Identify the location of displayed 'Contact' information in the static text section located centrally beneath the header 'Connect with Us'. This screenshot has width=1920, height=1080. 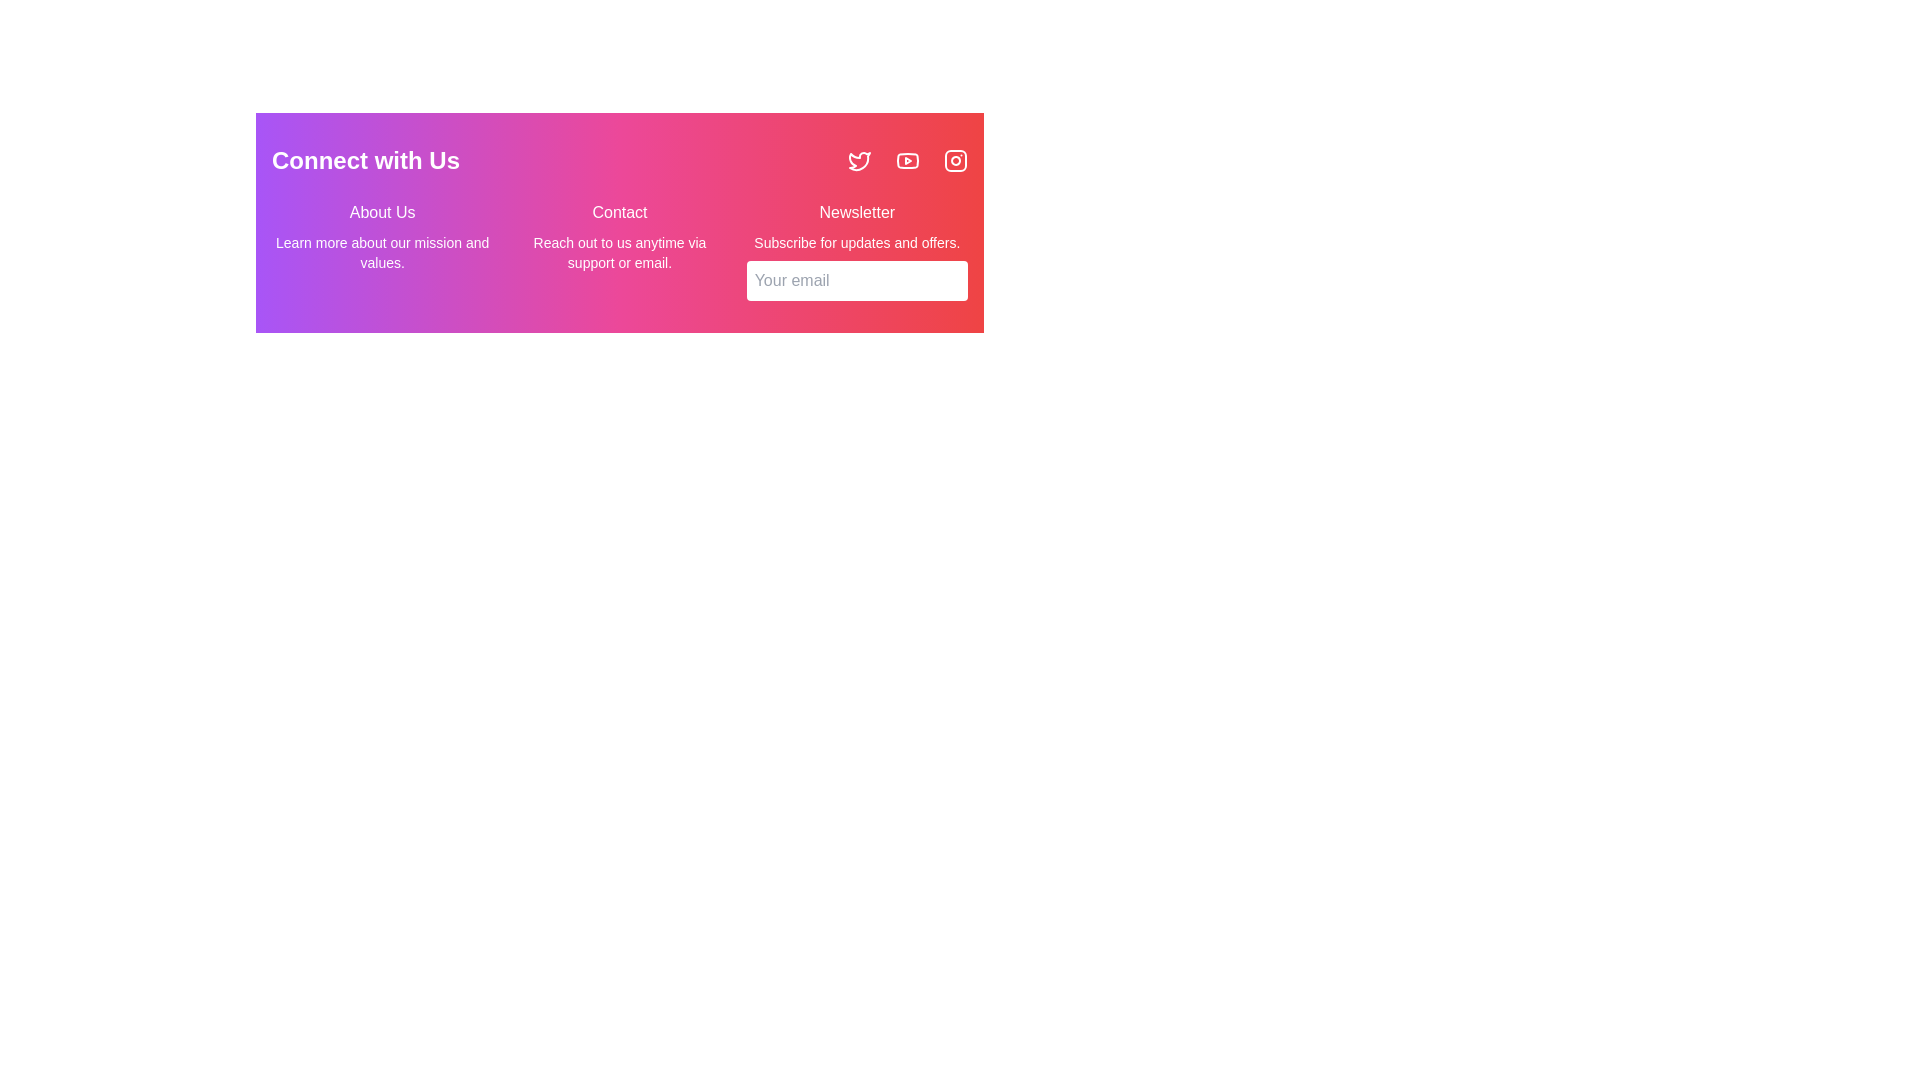
(618, 223).